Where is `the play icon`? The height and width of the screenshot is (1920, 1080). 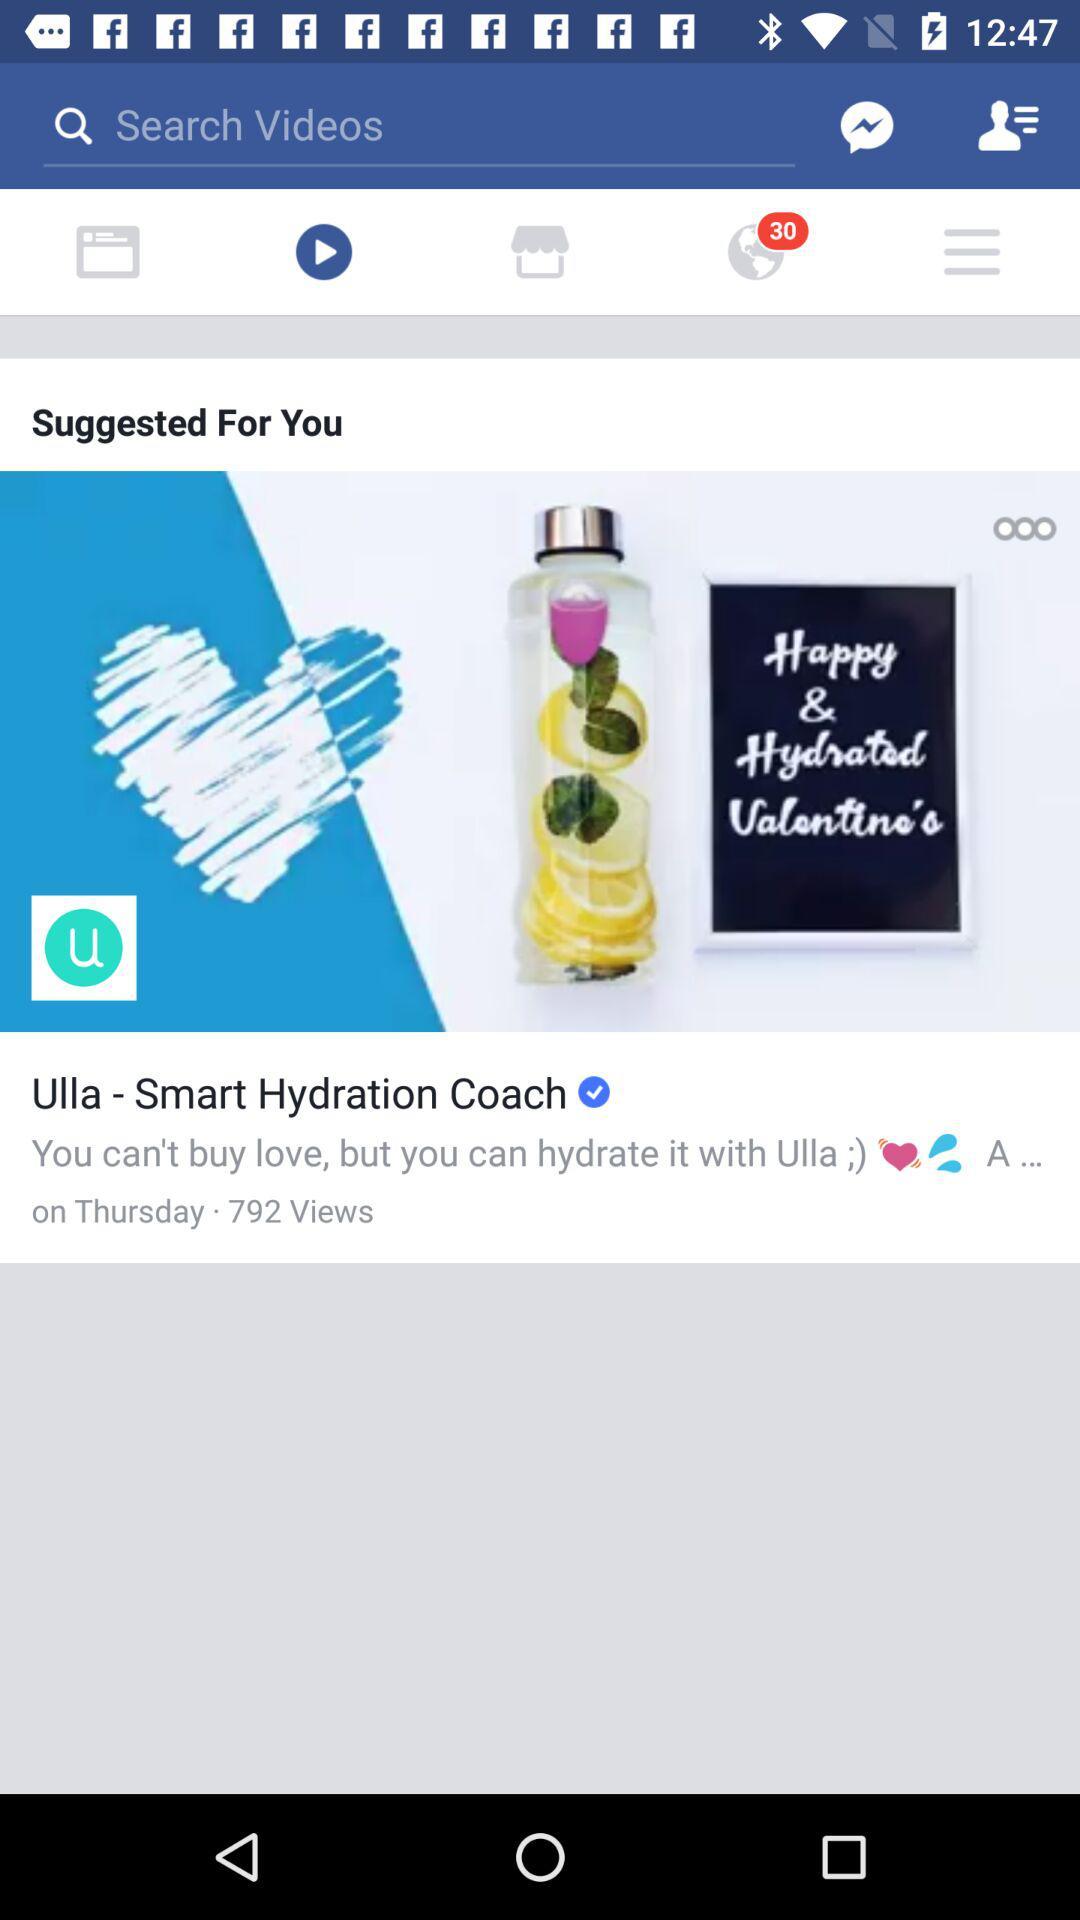
the play icon is located at coordinates (323, 251).